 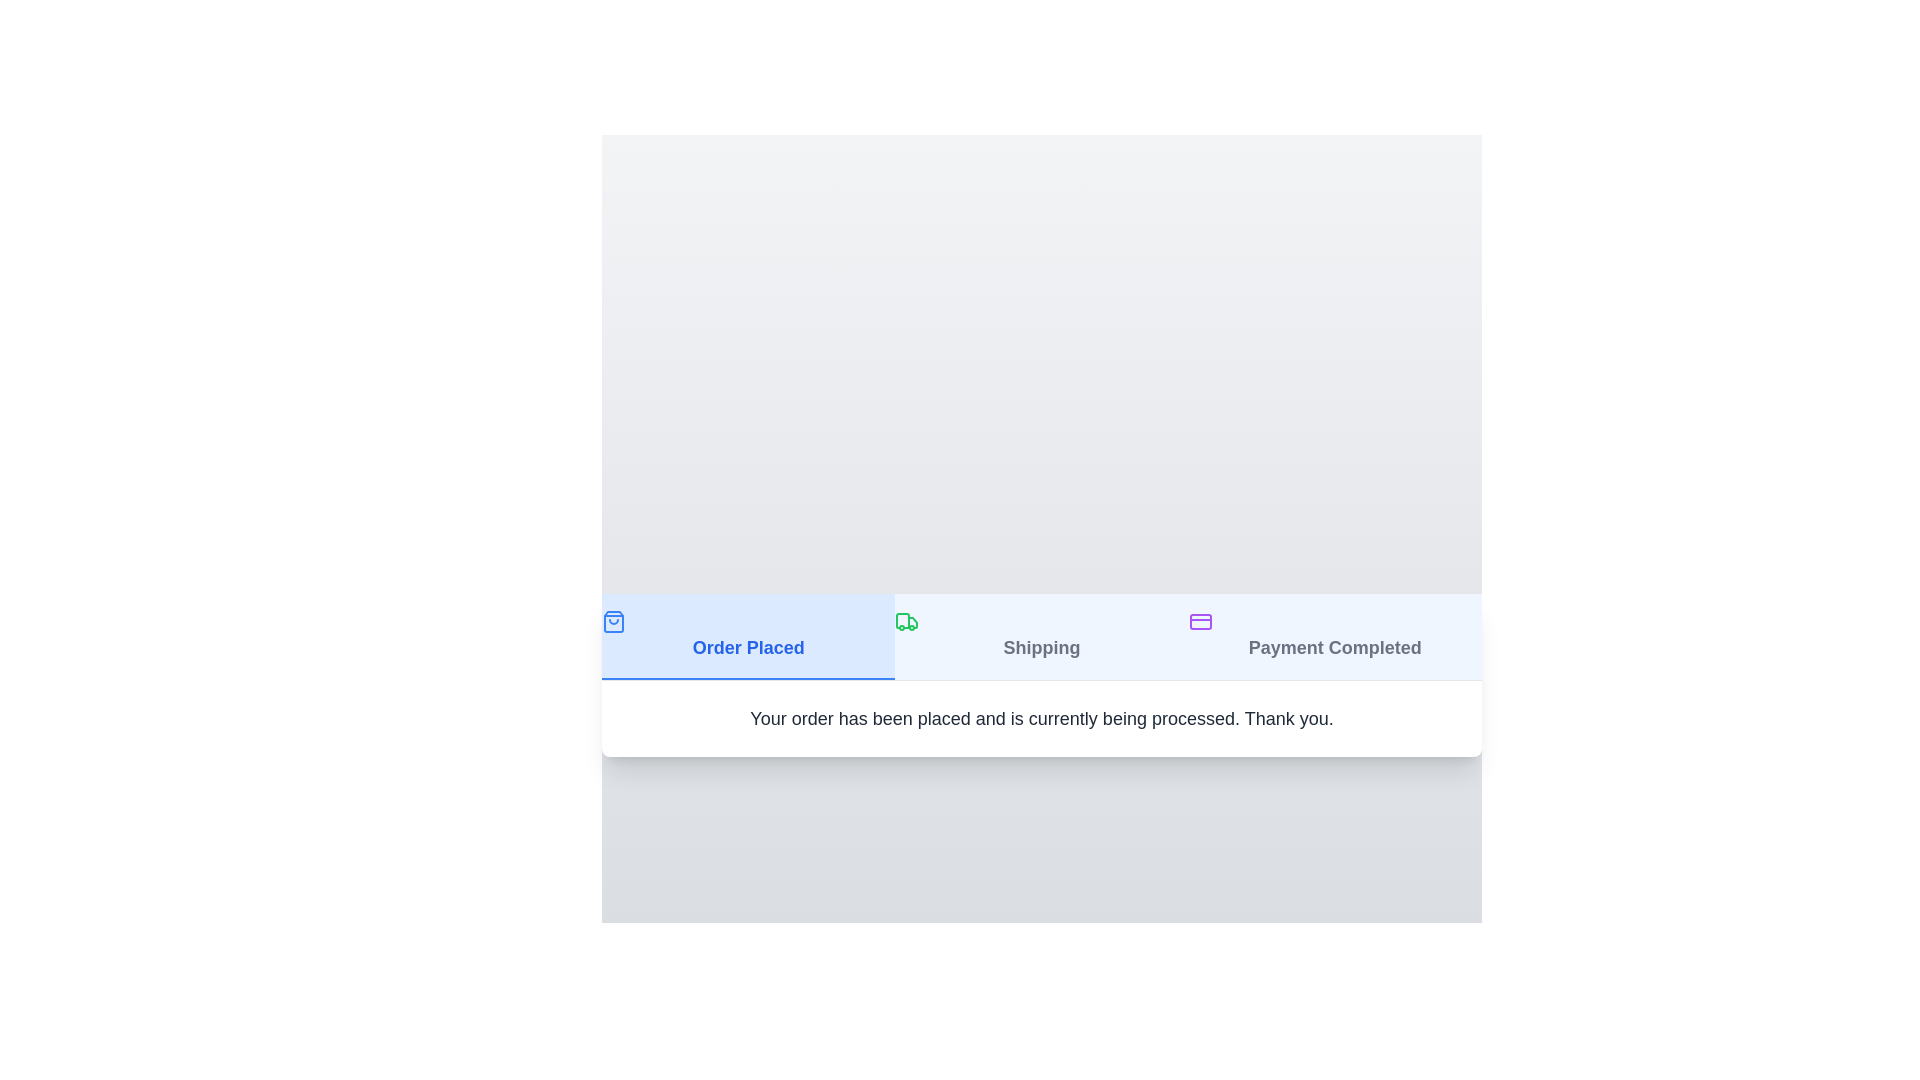 I want to click on the tab corresponding to Payment Completed, so click(x=1335, y=636).